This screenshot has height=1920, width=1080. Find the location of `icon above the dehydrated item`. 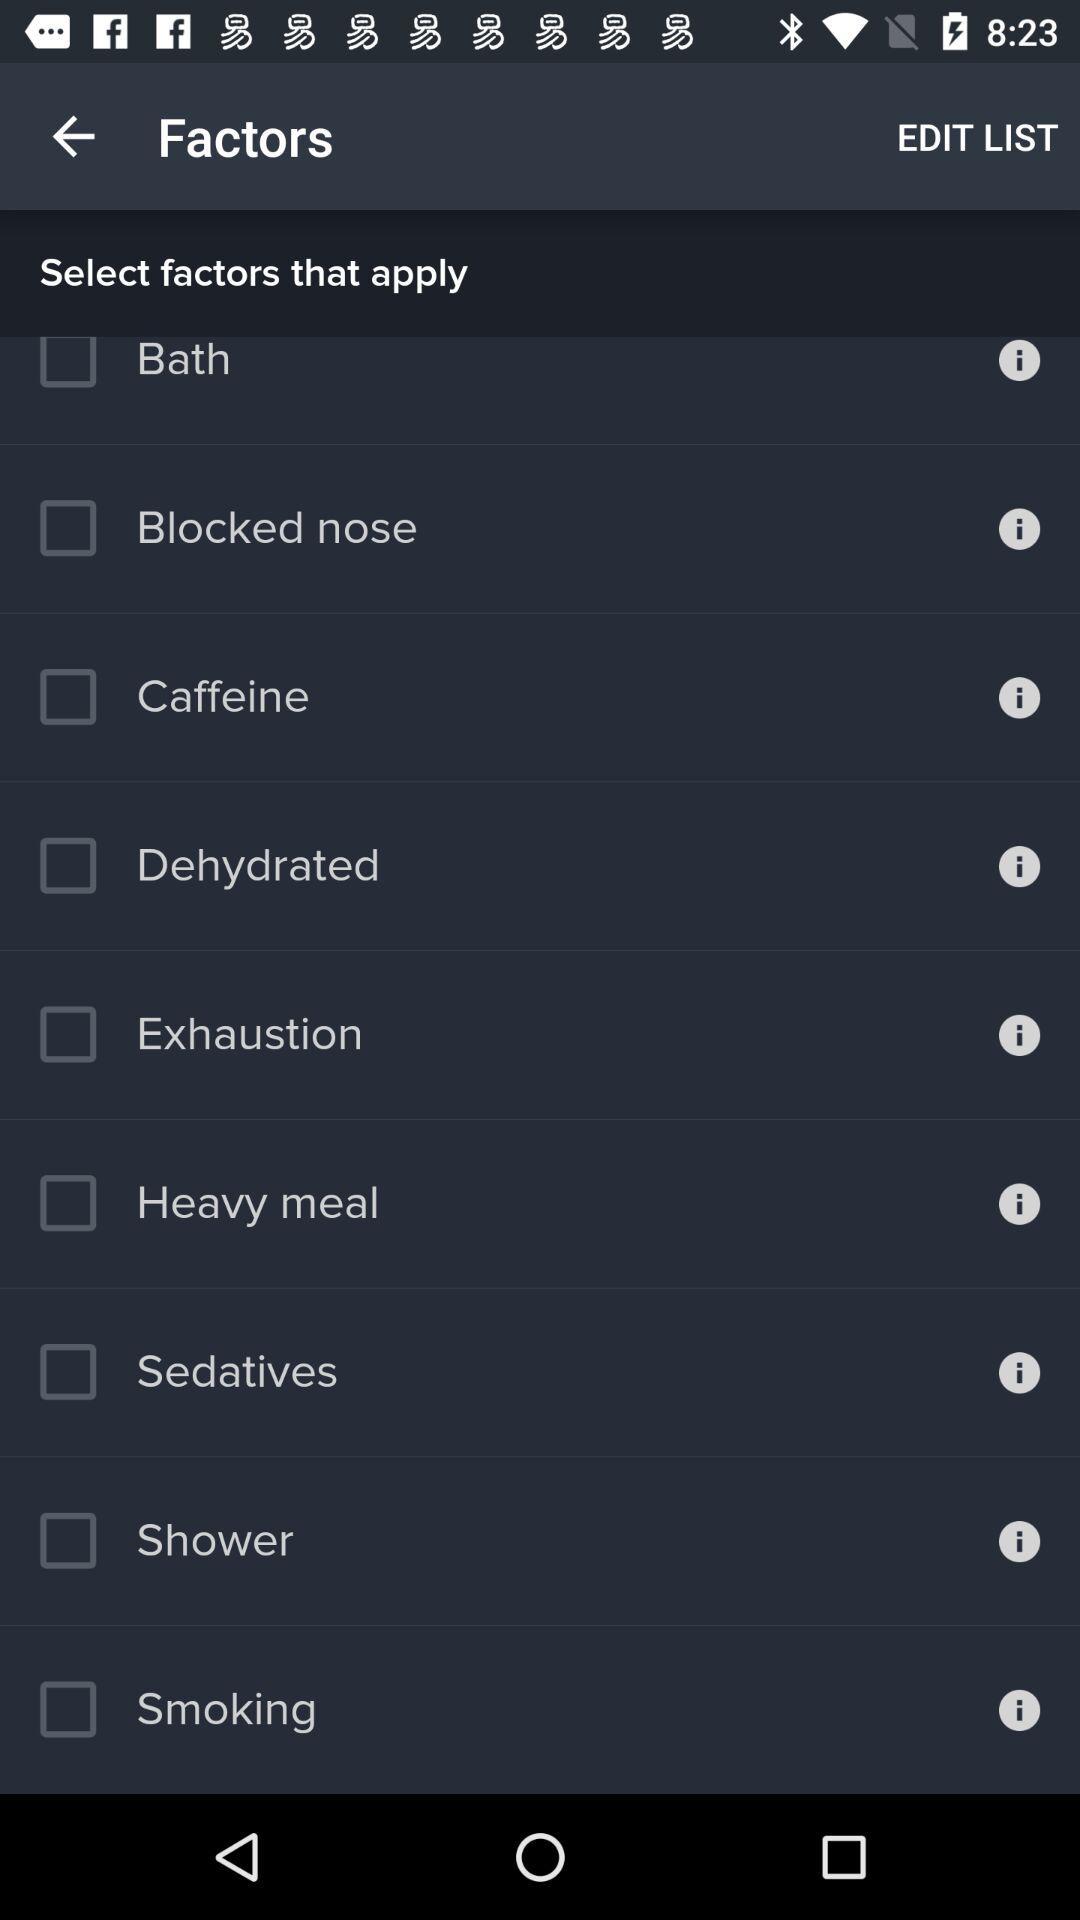

icon above the dehydrated item is located at coordinates (173, 697).